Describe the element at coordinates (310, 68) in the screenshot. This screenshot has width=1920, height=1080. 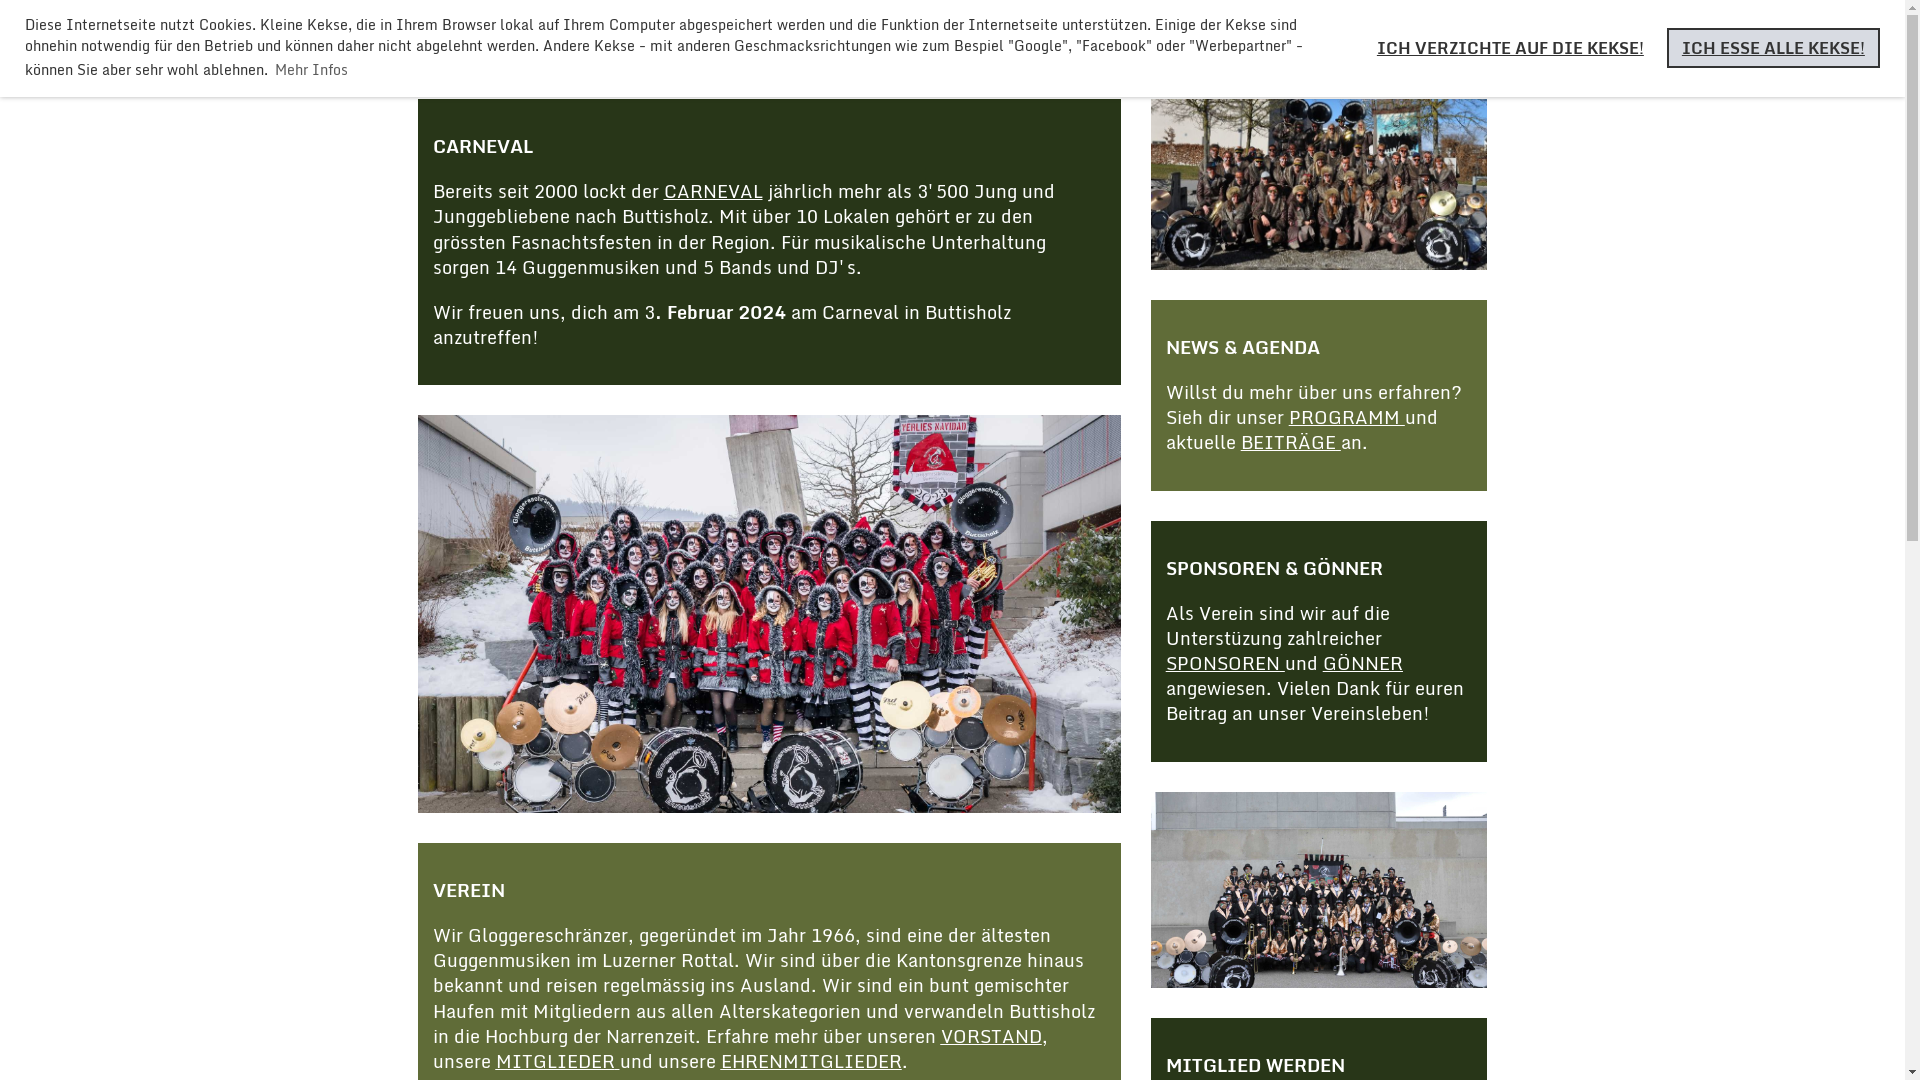
I see `'Mehr Infos'` at that location.